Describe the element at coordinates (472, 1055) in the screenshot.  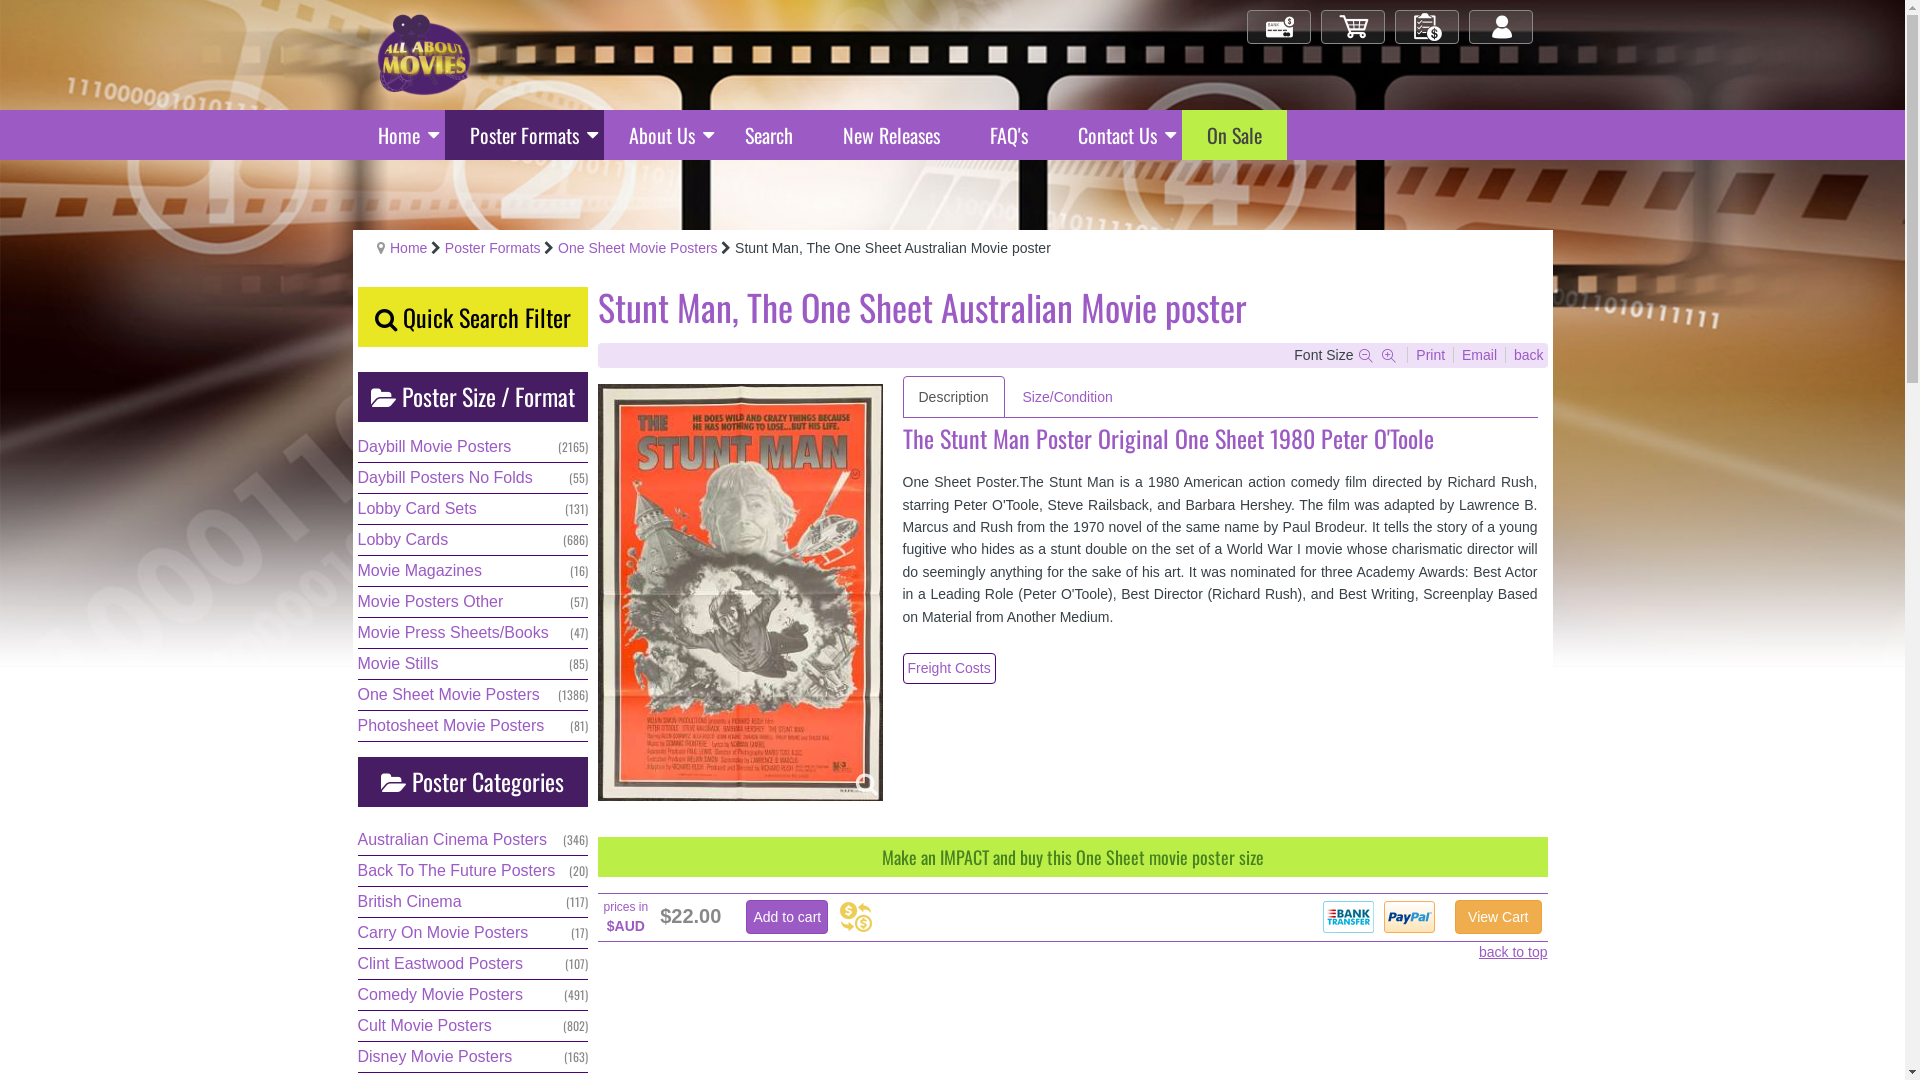
I see `'Disney Movie Posters` at that location.